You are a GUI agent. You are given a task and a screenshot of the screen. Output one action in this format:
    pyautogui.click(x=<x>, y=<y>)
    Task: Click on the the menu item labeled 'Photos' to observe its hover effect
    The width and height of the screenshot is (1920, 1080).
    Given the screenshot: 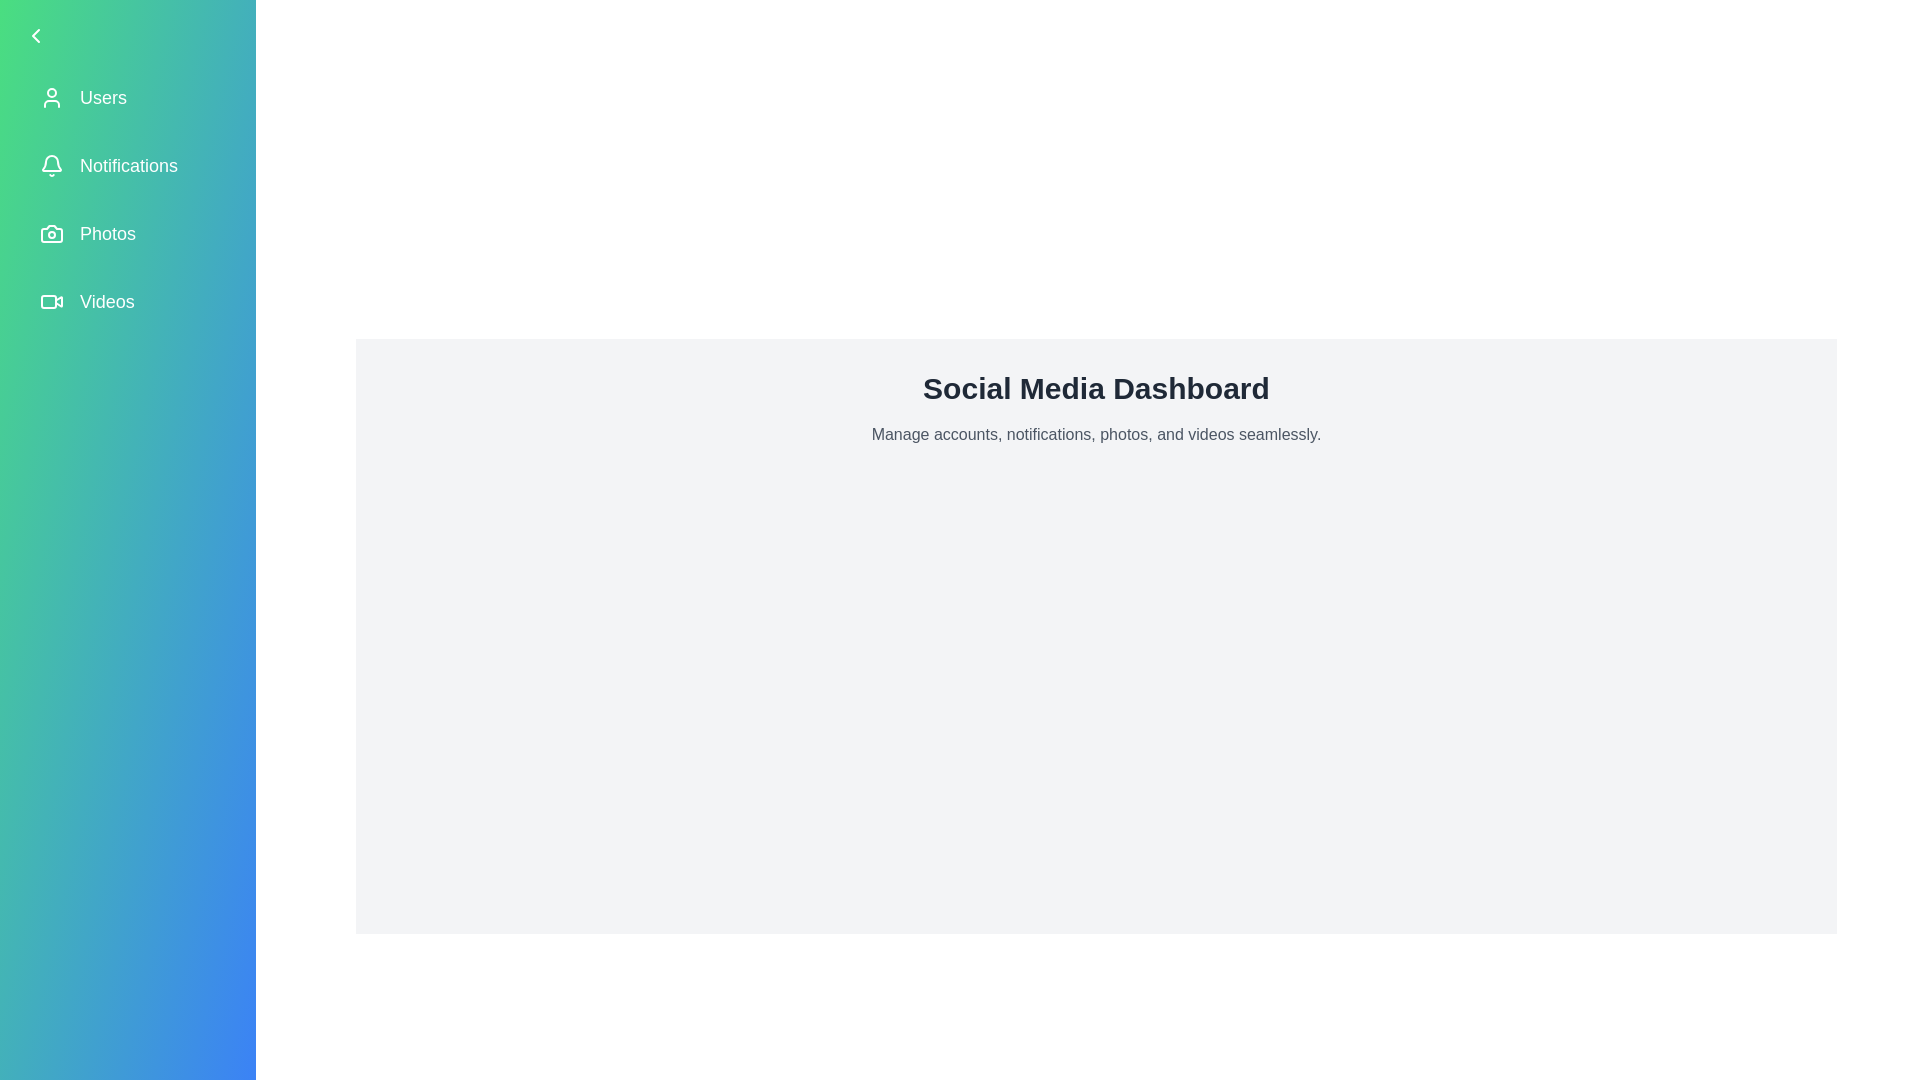 What is the action you would take?
    pyautogui.click(x=127, y=233)
    